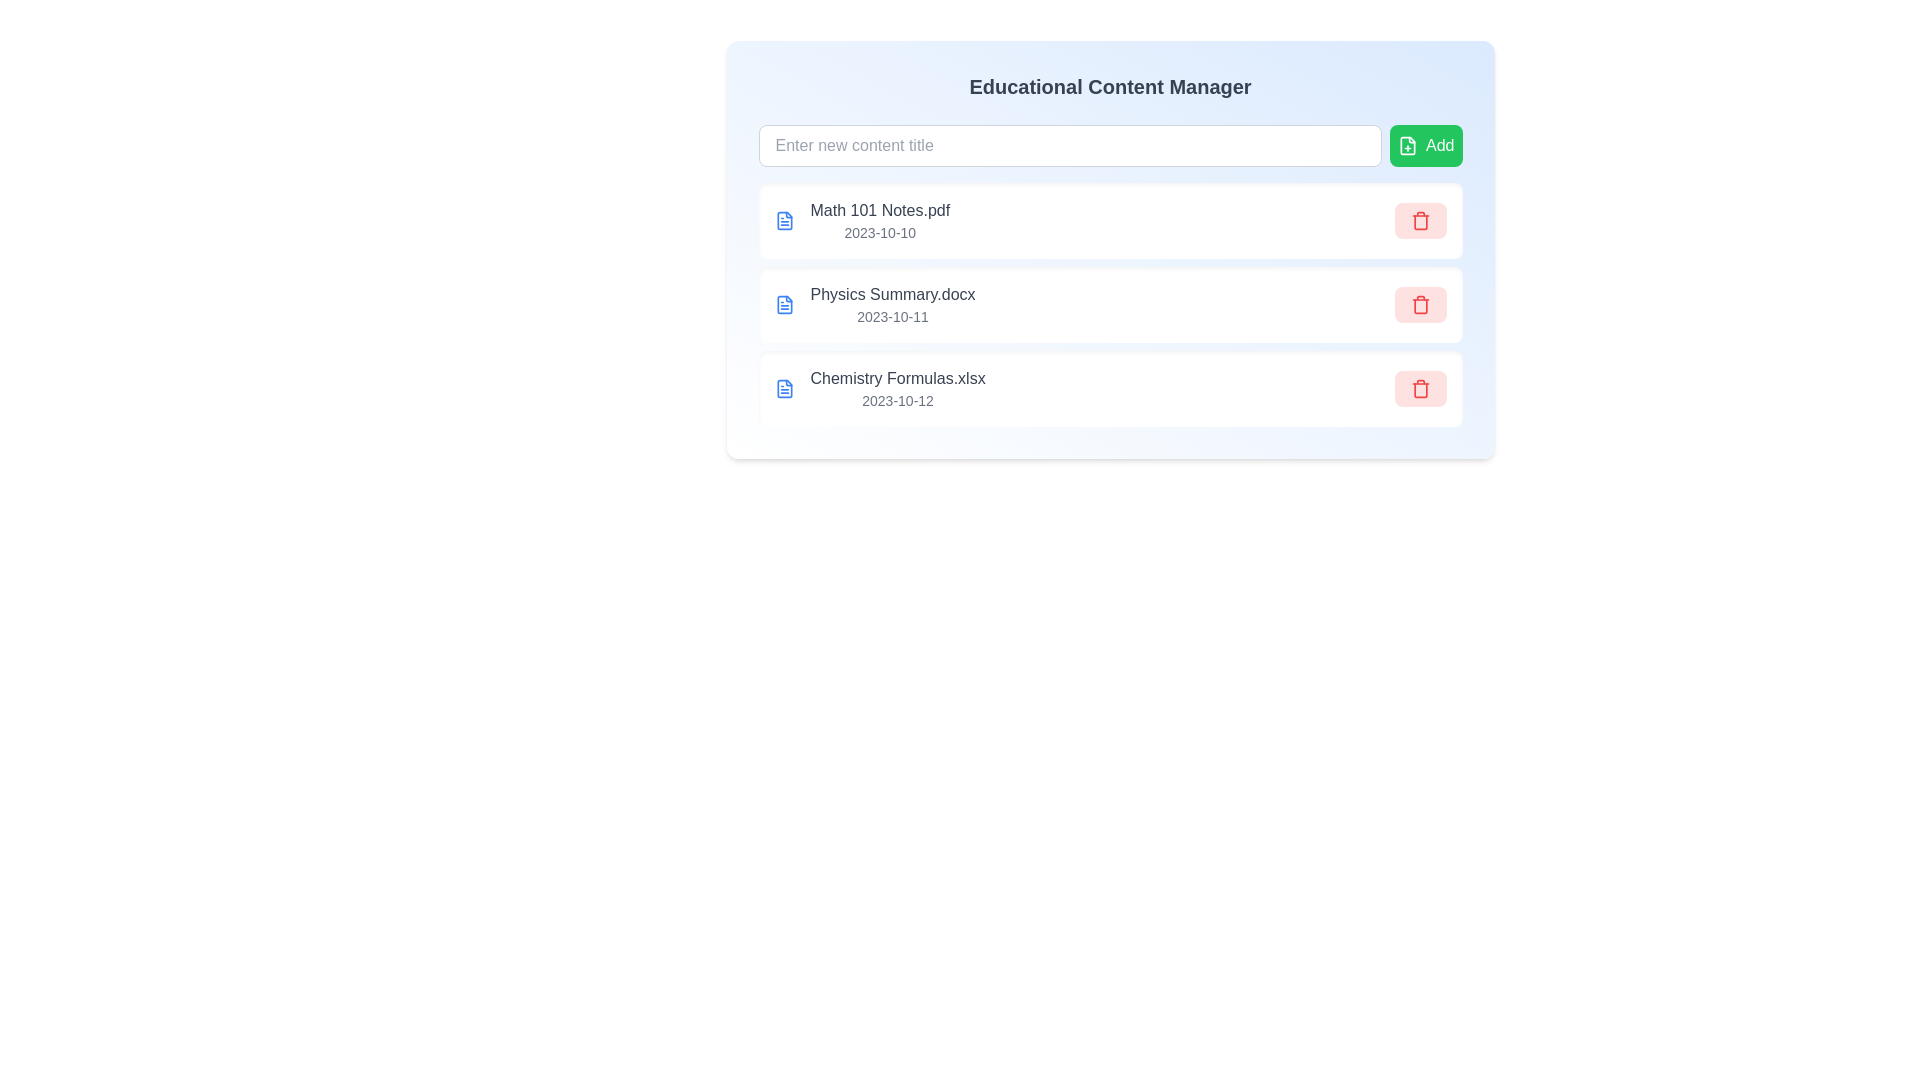 Image resolution: width=1920 pixels, height=1080 pixels. I want to click on the green-themed button icon with a document shape and a '+' symbol located at the top-right corner of the panel, which is integrated with the text 'Add', so click(1406, 145).